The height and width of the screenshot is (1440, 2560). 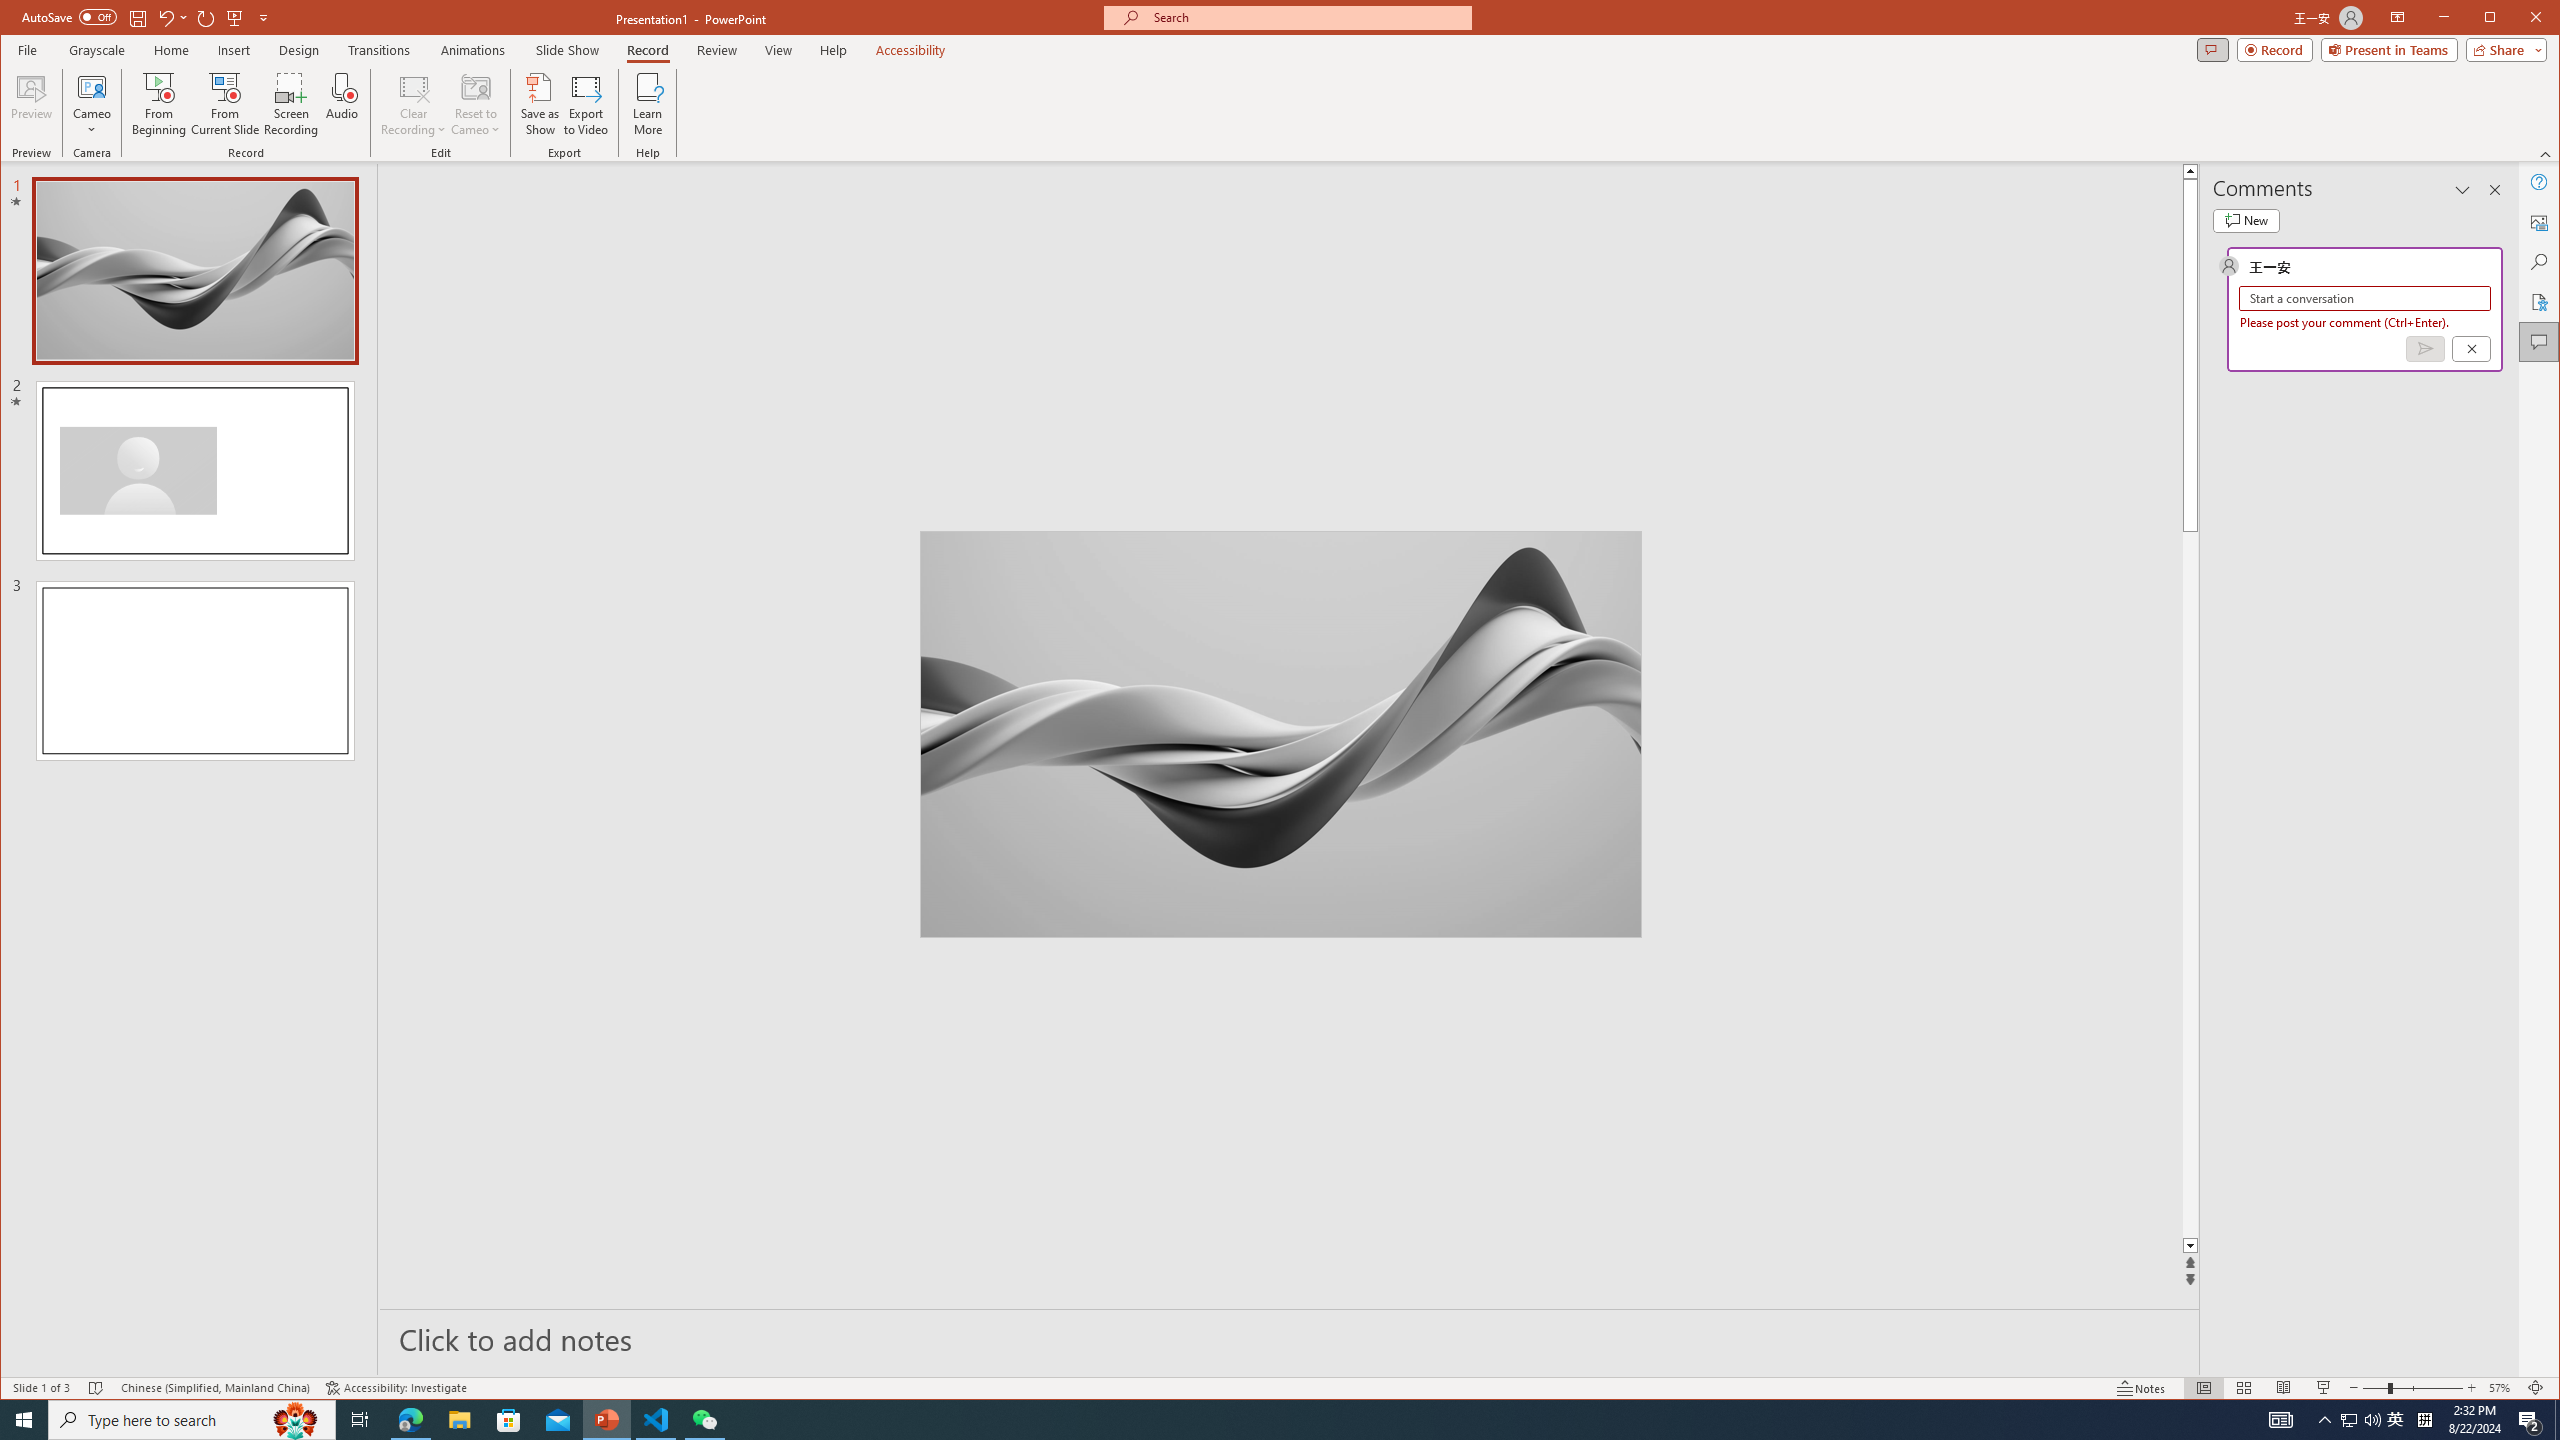 What do you see at coordinates (2364, 298) in the screenshot?
I see `'Start a conversation'` at bounding box center [2364, 298].